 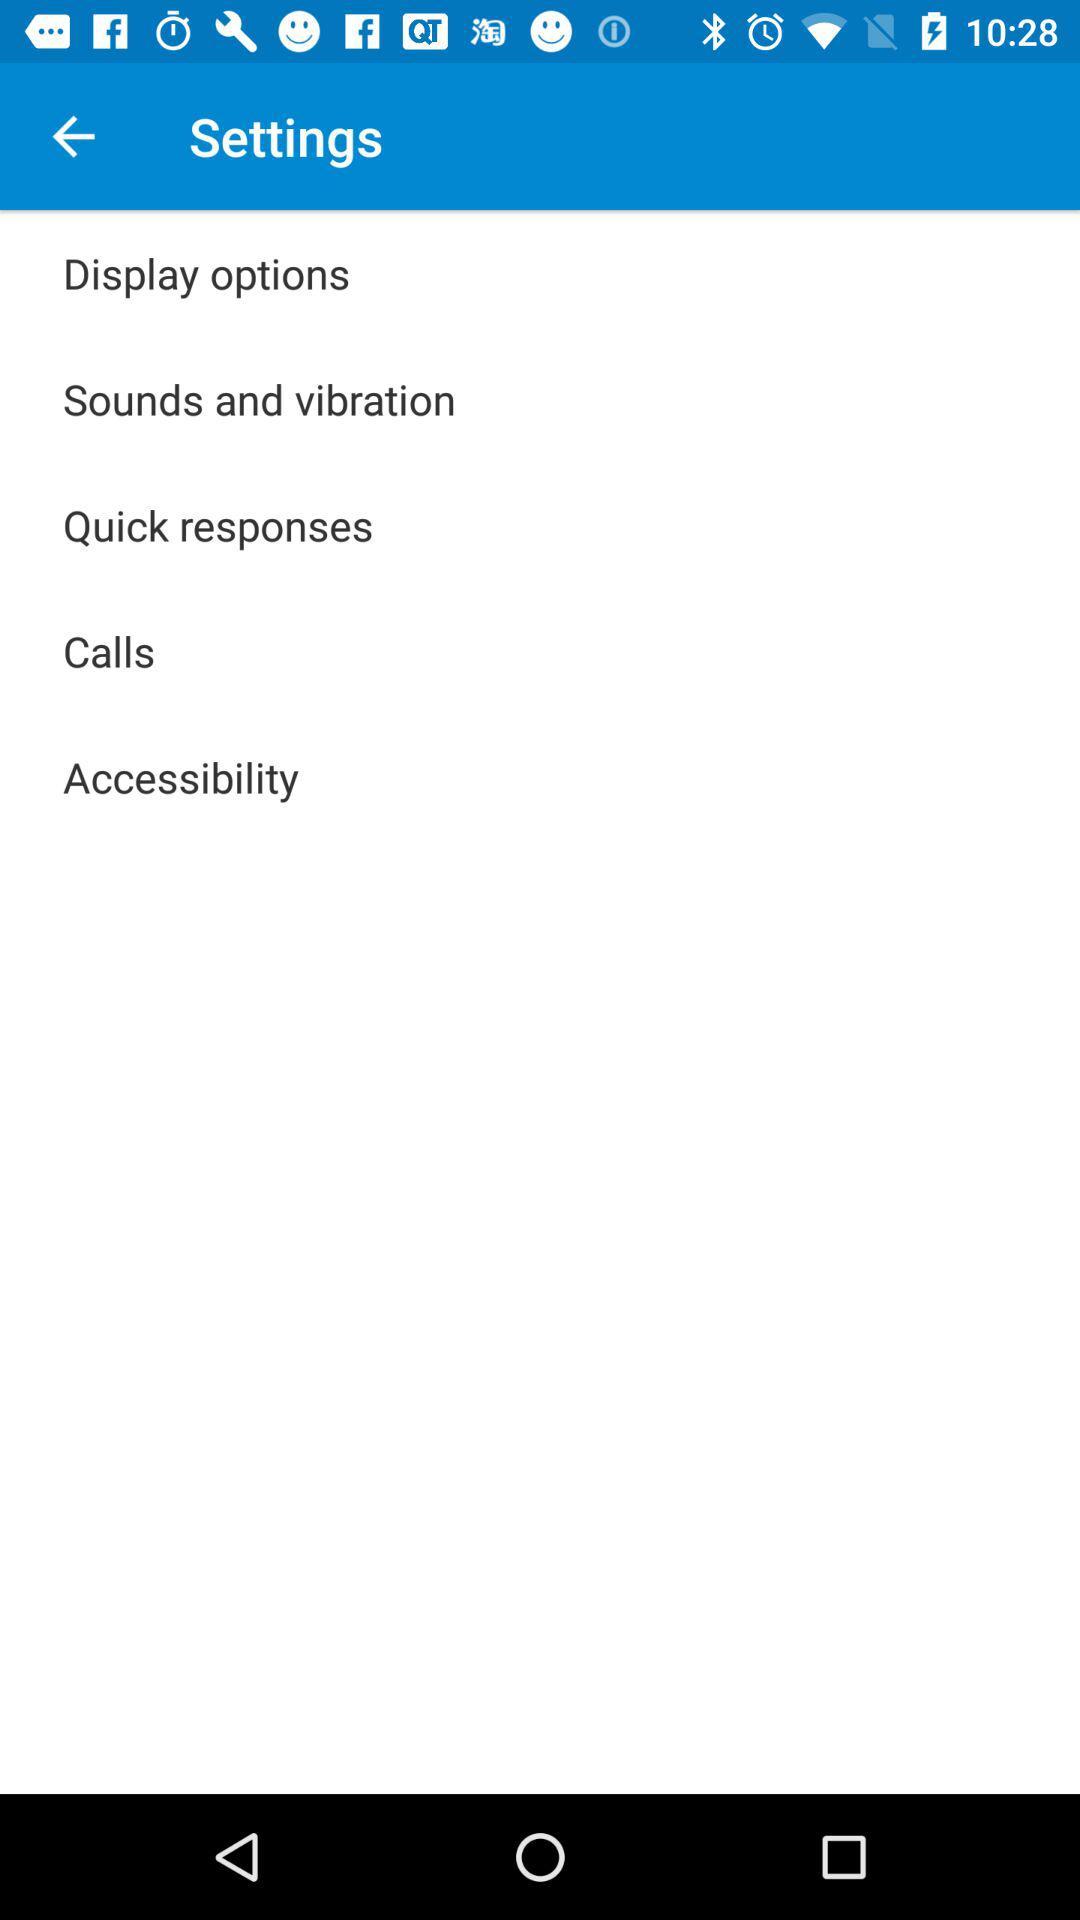 What do you see at coordinates (72, 135) in the screenshot?
I see `icon to the left of the settings app` at bounding box center [72, 135].